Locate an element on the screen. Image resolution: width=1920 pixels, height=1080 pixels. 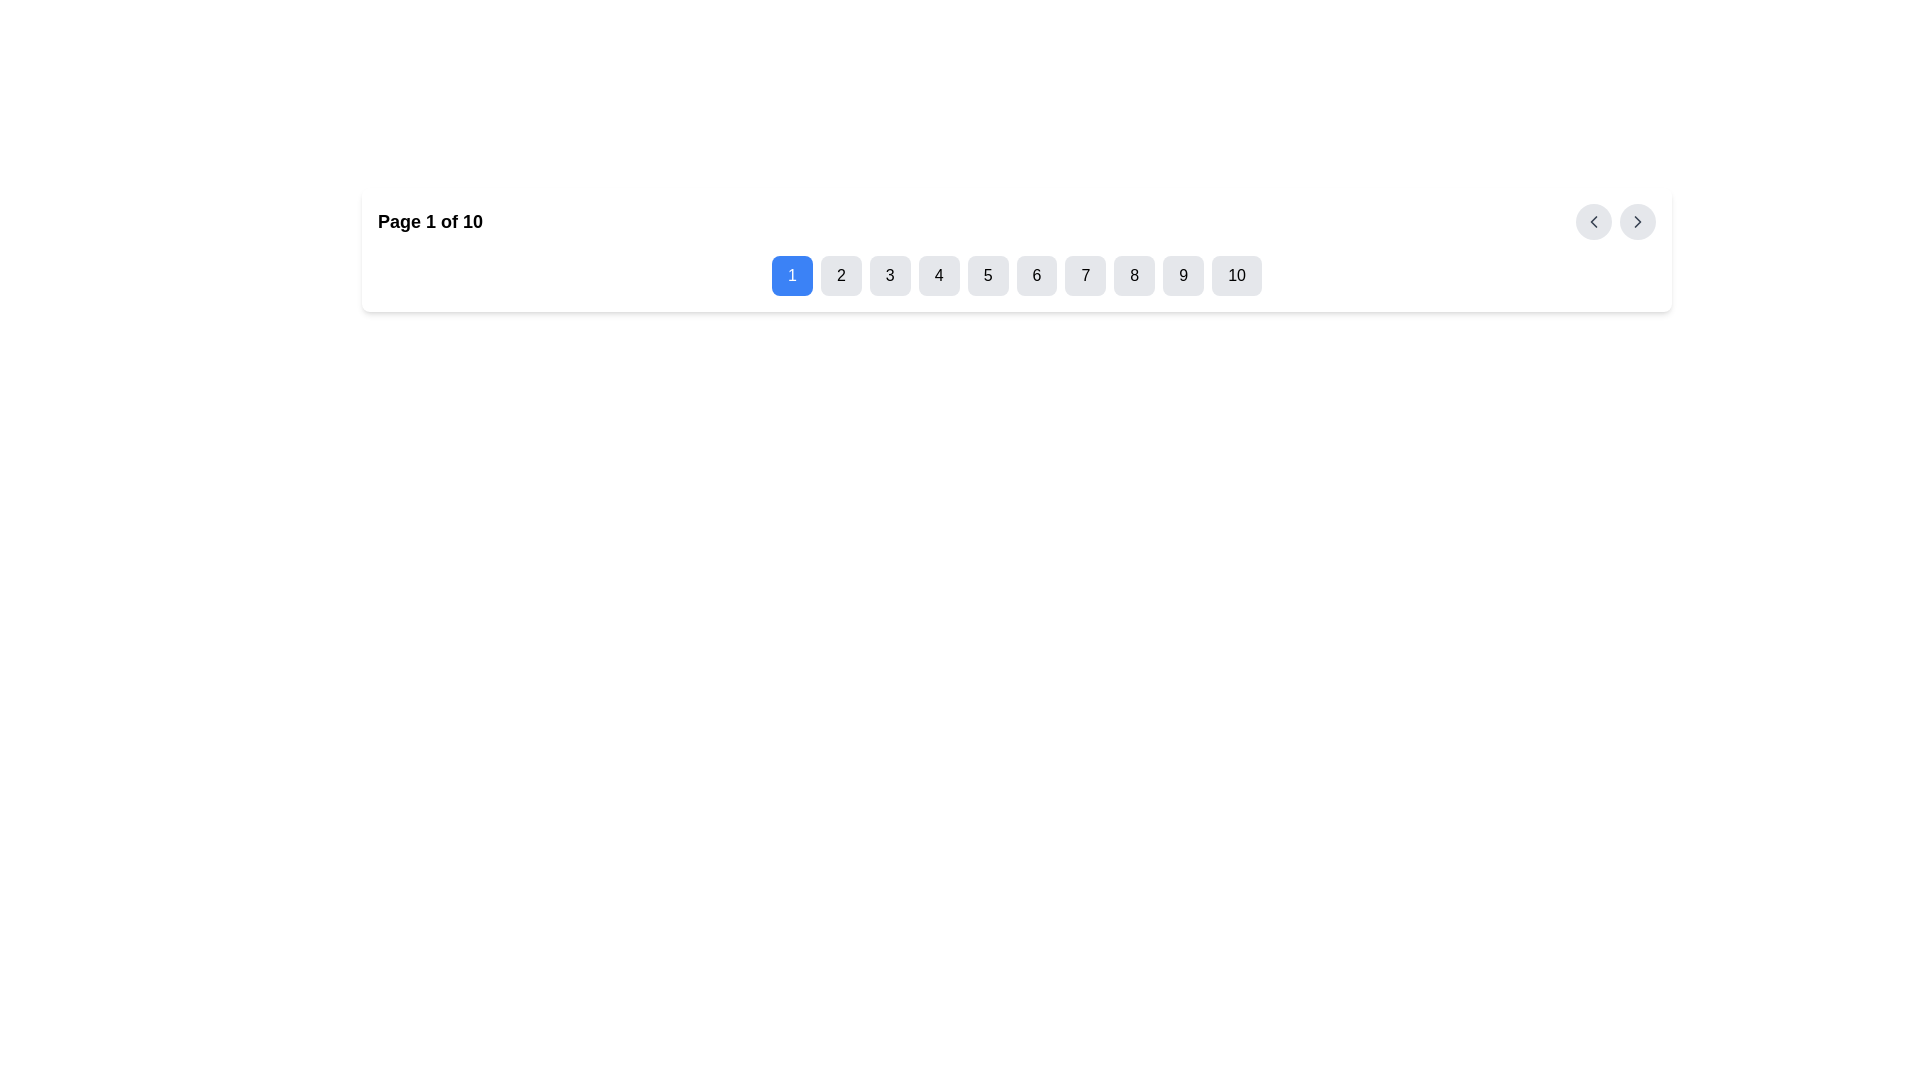
the second pagination button that navigates to page 2 is located at coordinates (841, 276).